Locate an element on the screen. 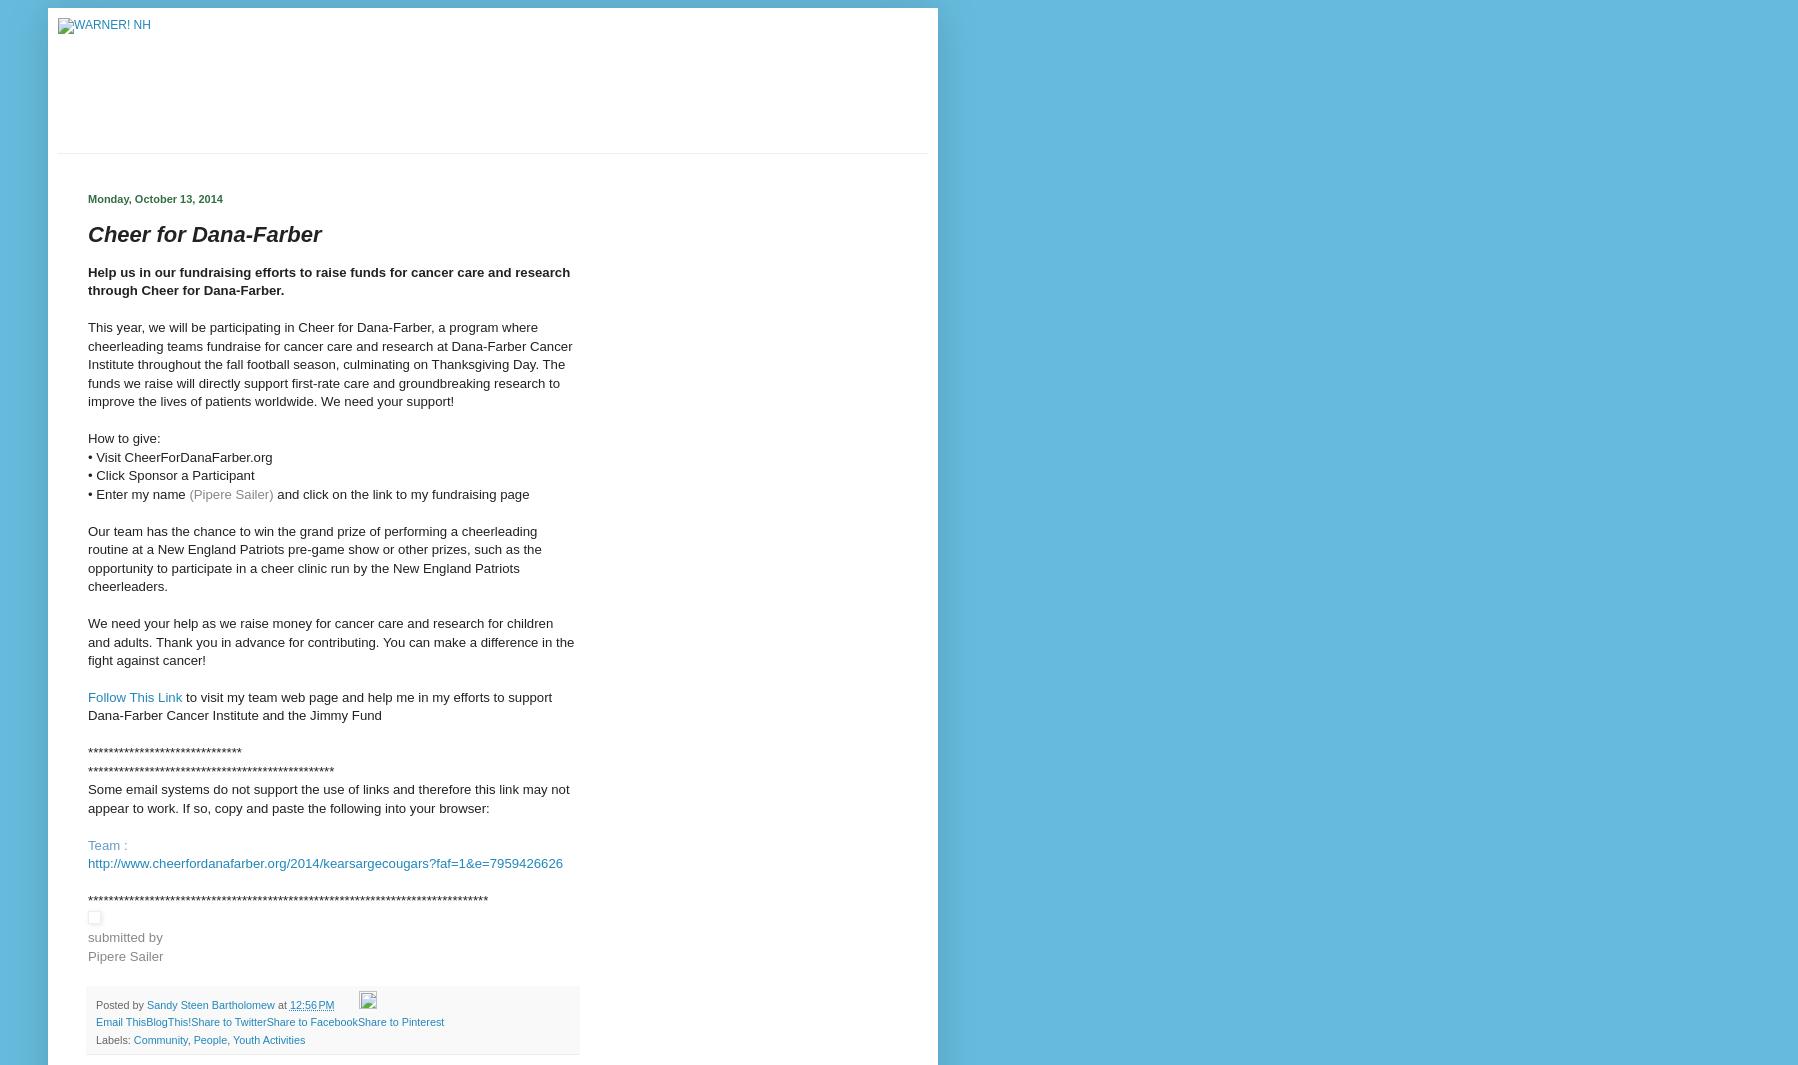 Image resolution: width=1798 pixels, height=1065 pixels. 'Labels:' is located at coordinates (113, 1039).